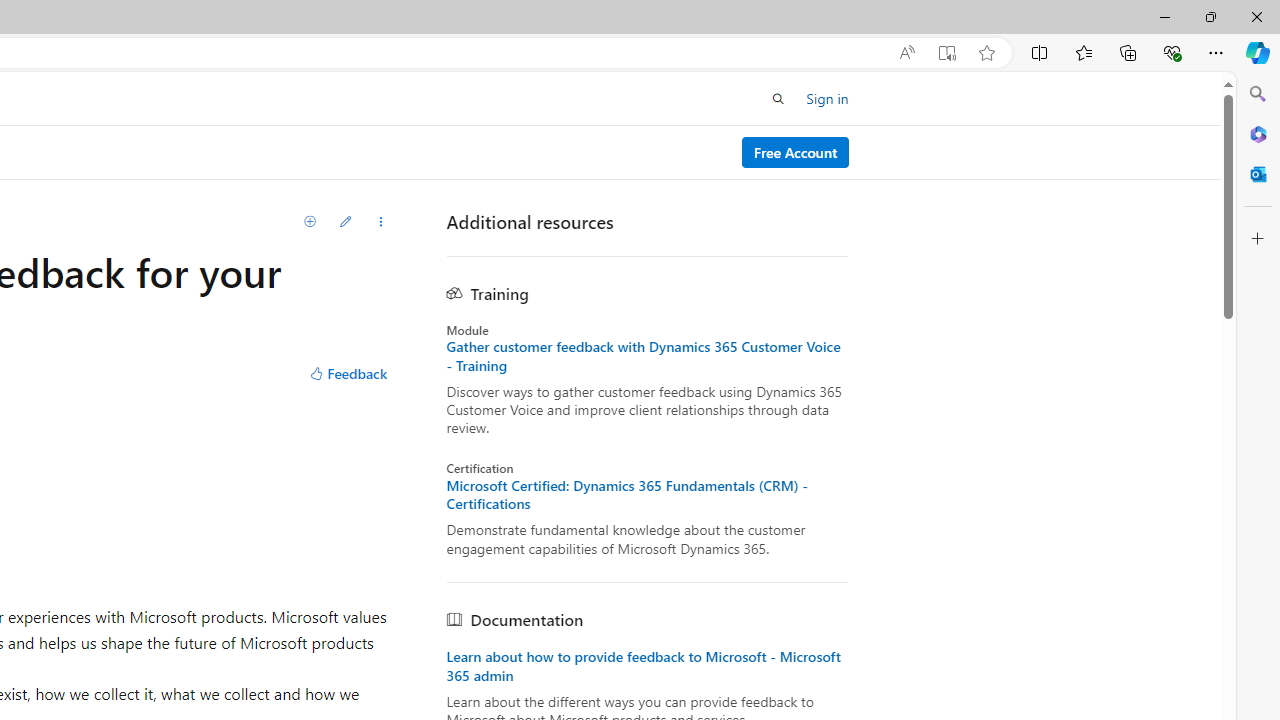 The height and width of the screenshot is (720, 1280). What do you see at coordinates (1040, 51) in the screenshot?
I see `'Split screen'` at bounding box center [1040, 51].